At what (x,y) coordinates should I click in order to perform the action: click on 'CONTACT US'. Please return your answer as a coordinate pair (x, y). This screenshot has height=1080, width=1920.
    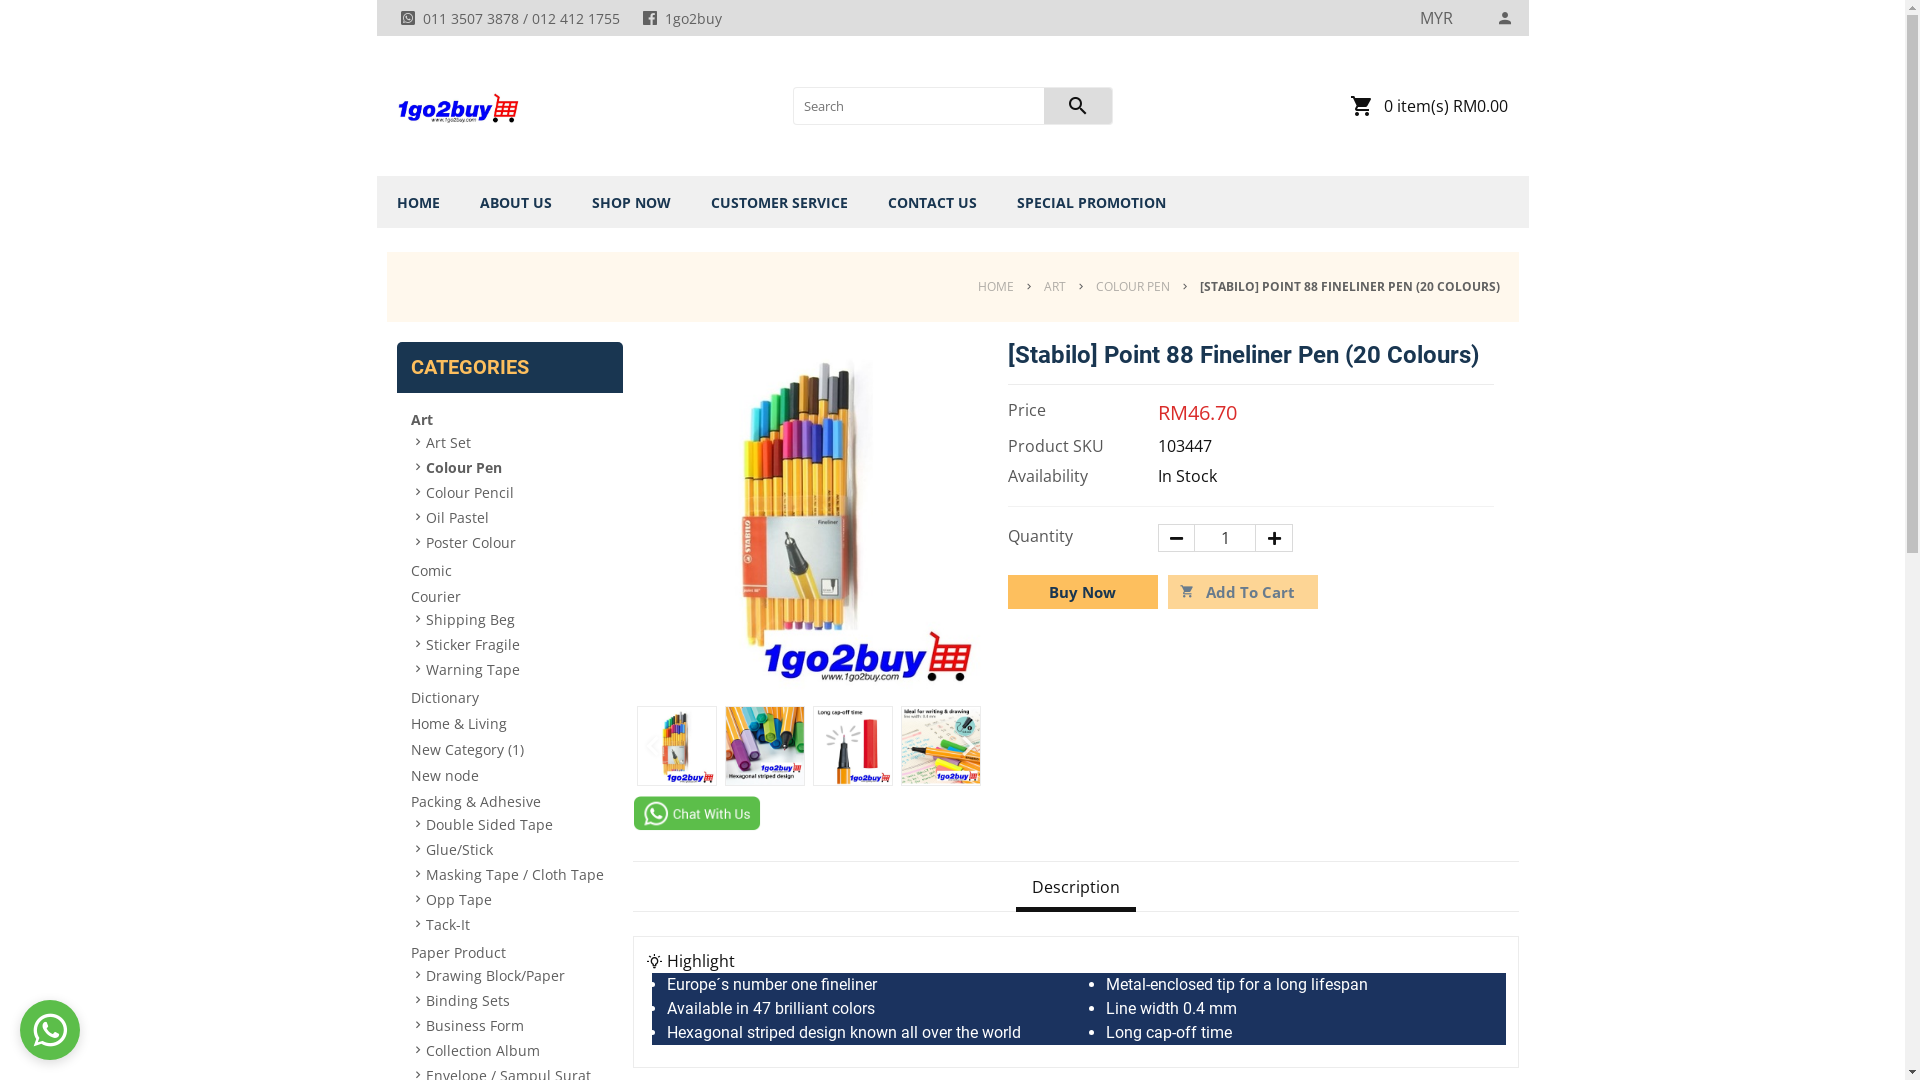
    Looking at the image, I should click on (931, 202).